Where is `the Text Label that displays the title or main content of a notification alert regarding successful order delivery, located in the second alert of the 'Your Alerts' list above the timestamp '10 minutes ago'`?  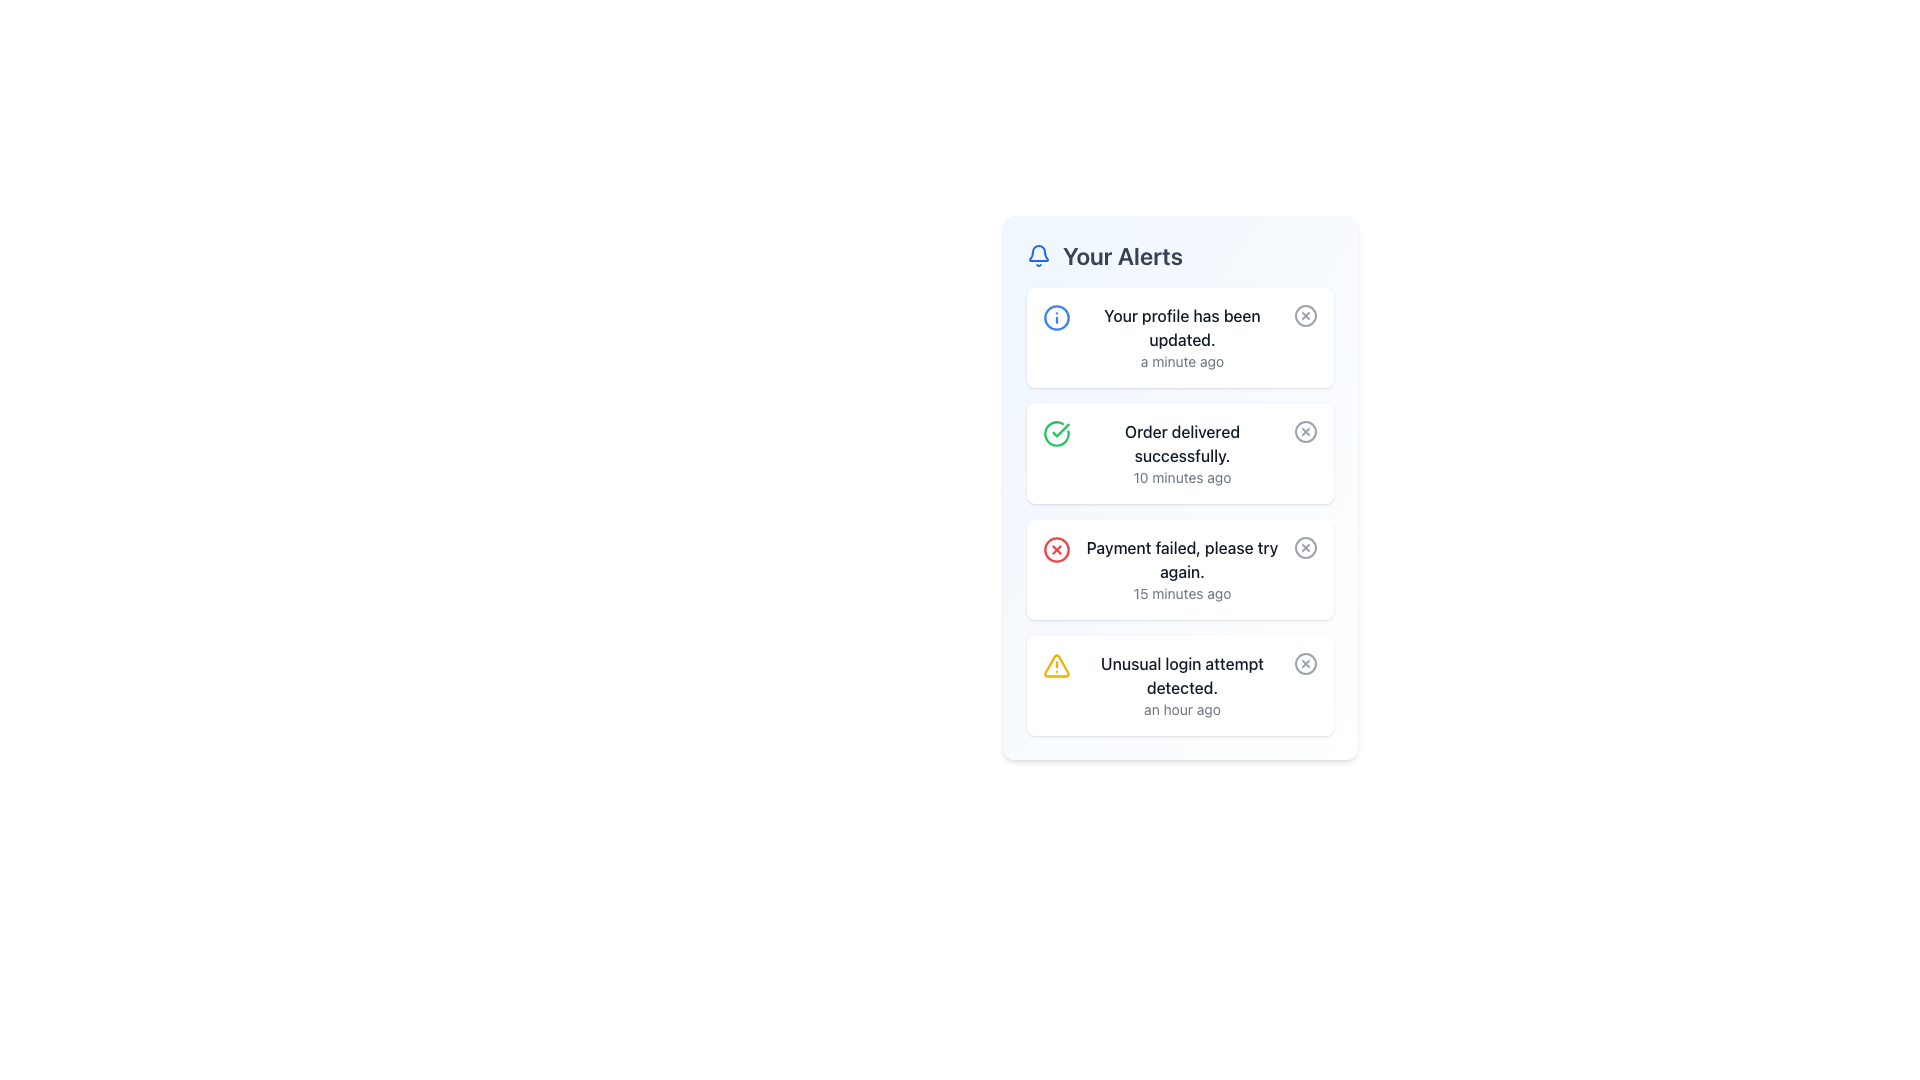
the Text Label that displays the title or main content of a notification alert regarding successful order delivery, located in the second alert of the 'Your Alerts' list above the timestamp '10 minutes ago' is located at coordinates (1182, 442).